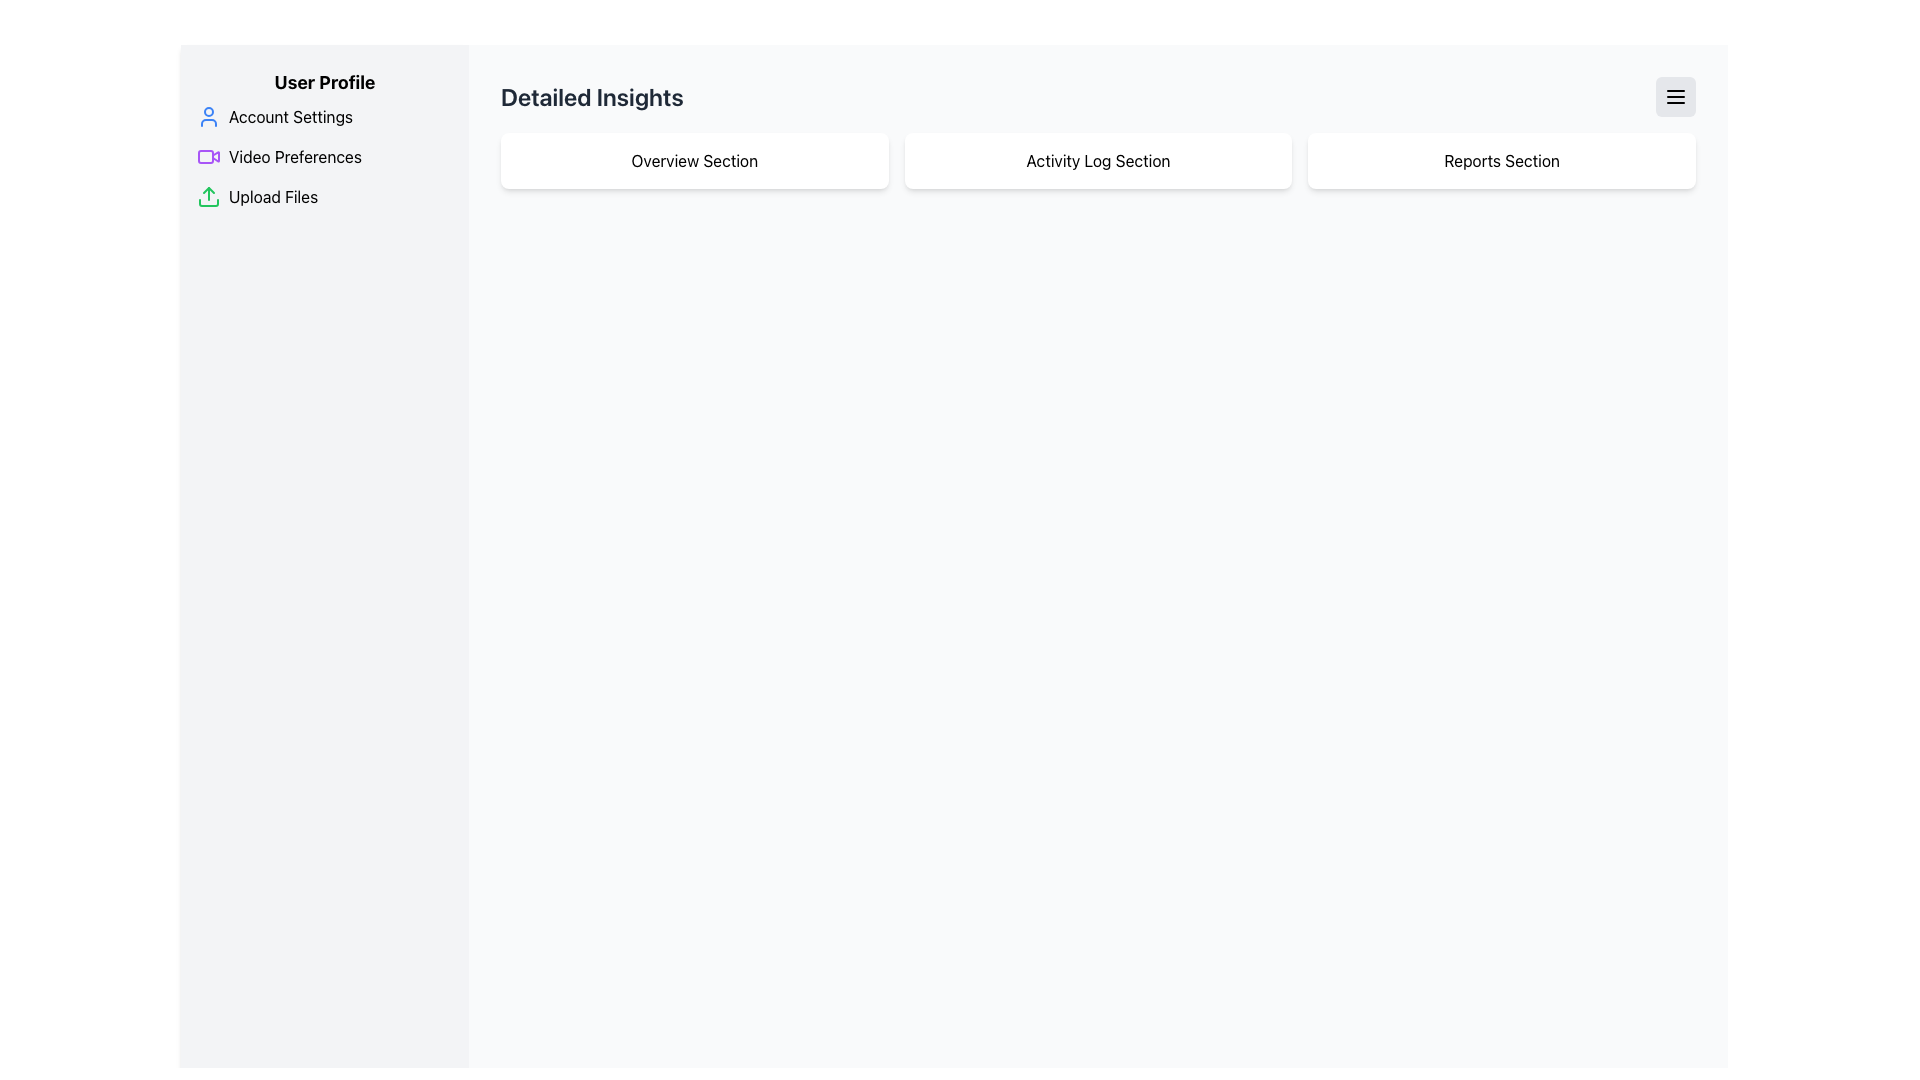 The height and width of the screenshot is (1080, 1920). What do you see at coordinates (294, 156) in the screenshot?
I see `the 'Video Preferences' text label in the navigation menu` at bounding box center [294, 156].